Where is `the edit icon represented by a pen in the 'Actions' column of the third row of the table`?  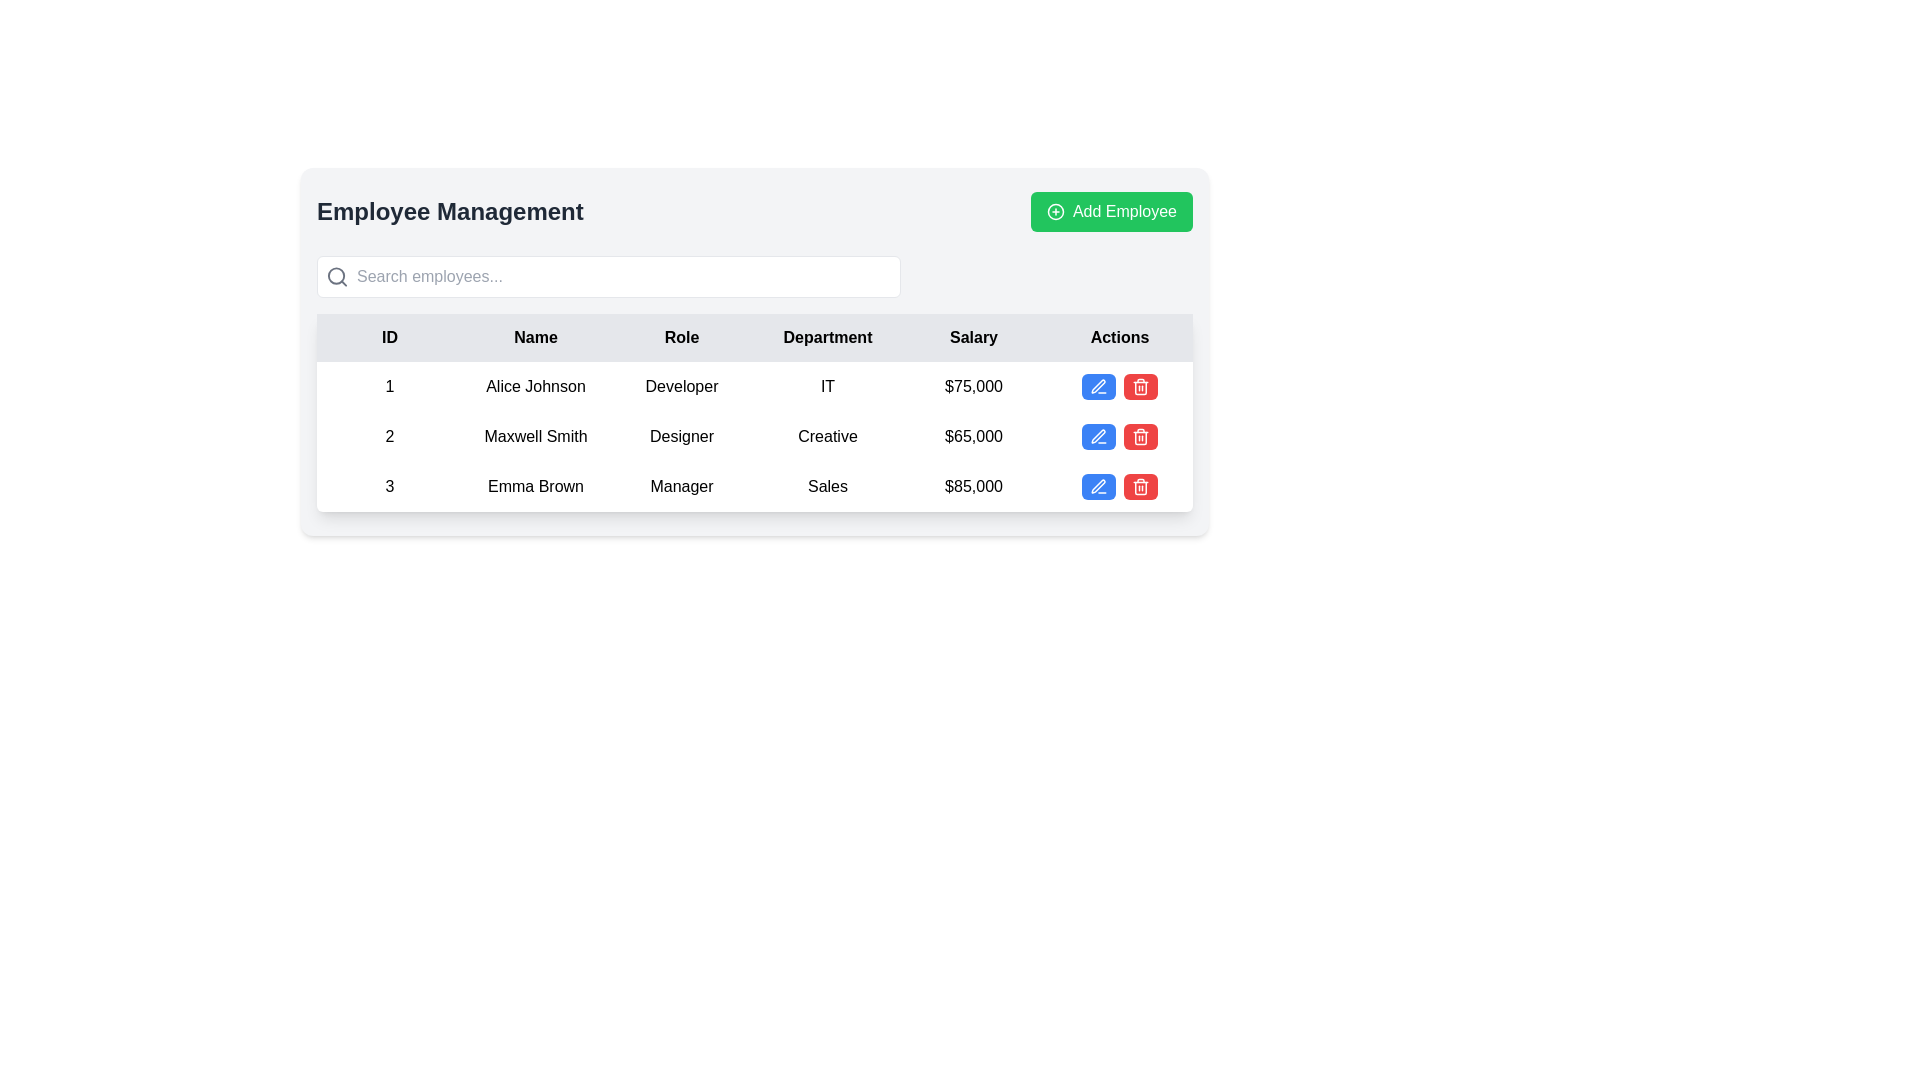 the edit icon represented by a pen in the 'Actions' column of the third row of the table is located at coordinates (1097, 386).